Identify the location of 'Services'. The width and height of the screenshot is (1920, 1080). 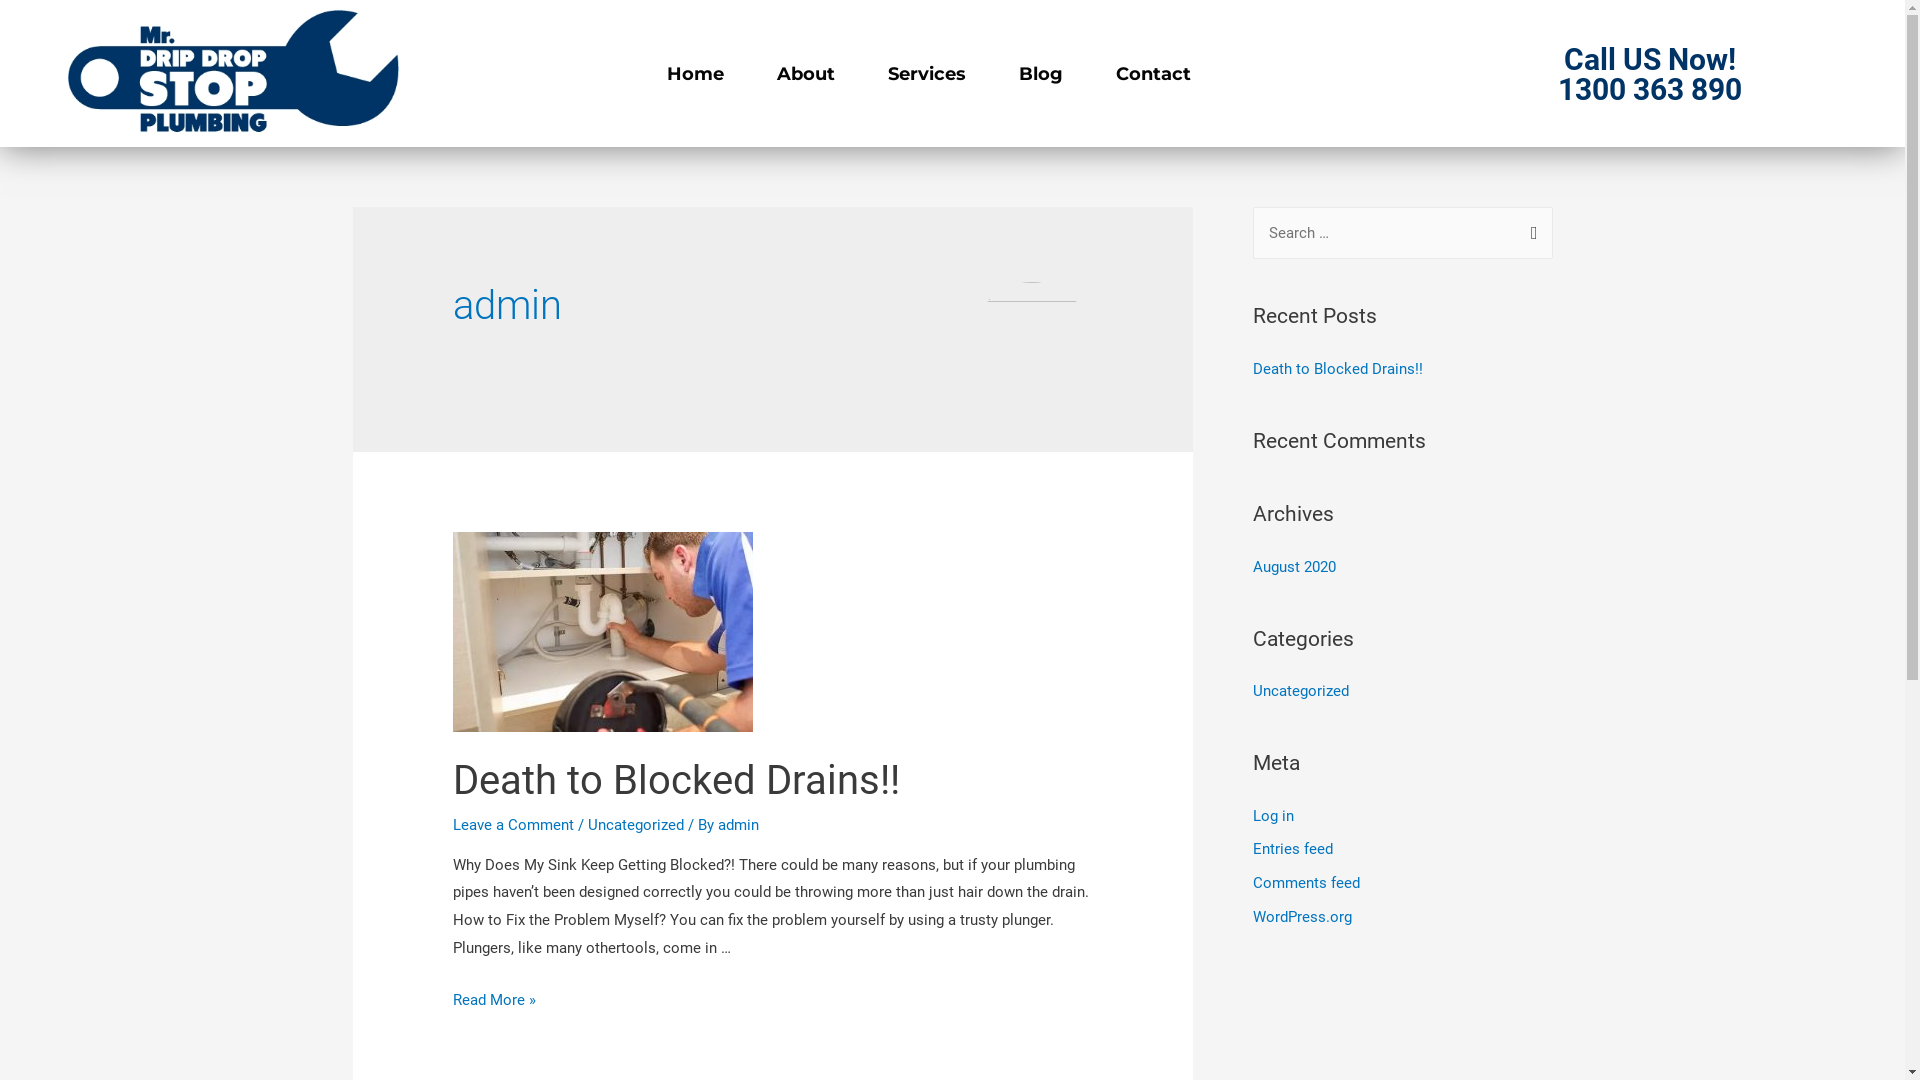
(925, 72).